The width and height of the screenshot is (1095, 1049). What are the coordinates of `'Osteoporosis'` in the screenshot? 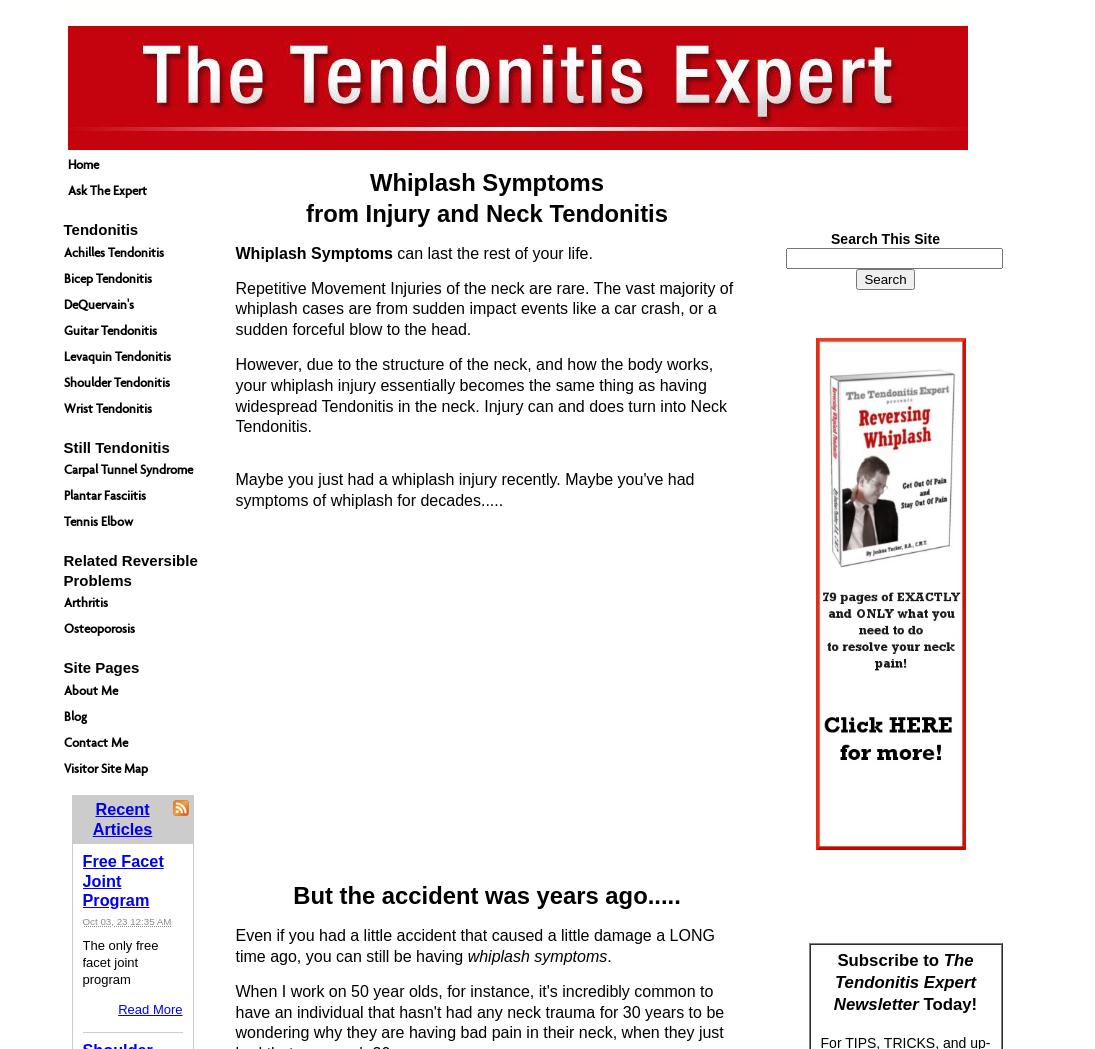 It's located at (97, 628).